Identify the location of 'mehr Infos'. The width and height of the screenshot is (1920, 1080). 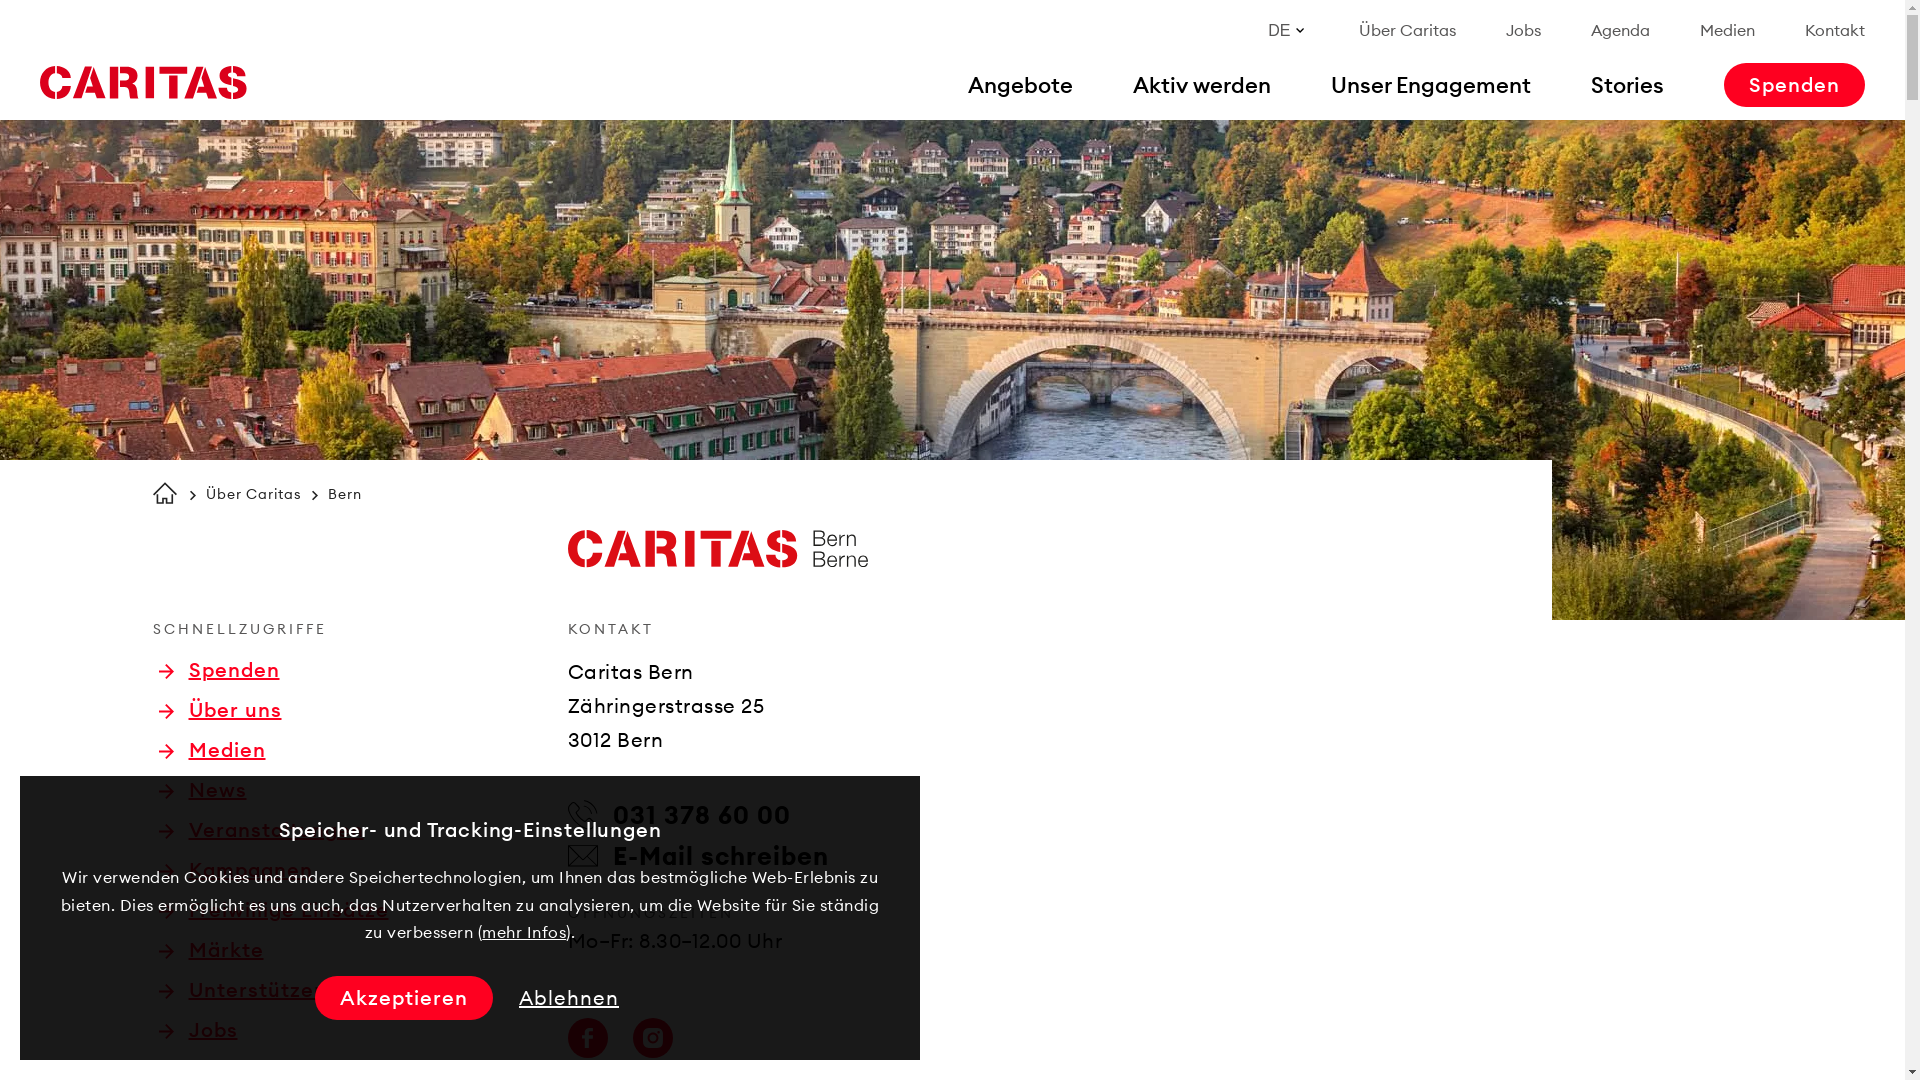
(523, 932).